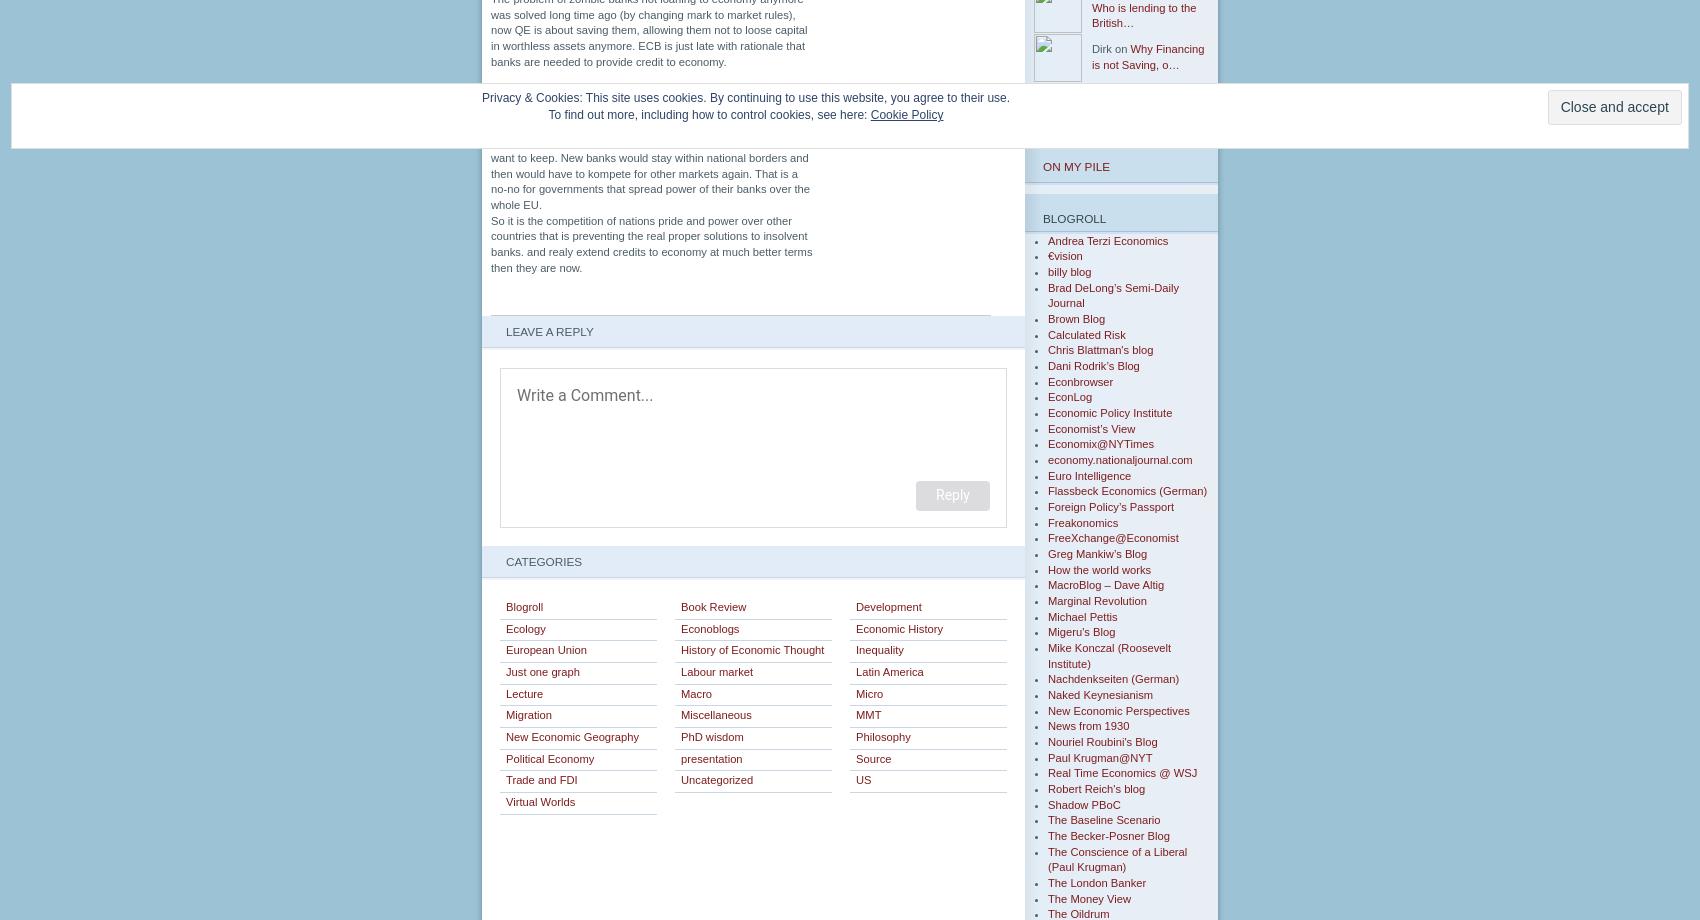 The image size is (1700, 920). Describe the element at coordinates (524, 693) in the screenshot. I see `'Lecture'` at that location.